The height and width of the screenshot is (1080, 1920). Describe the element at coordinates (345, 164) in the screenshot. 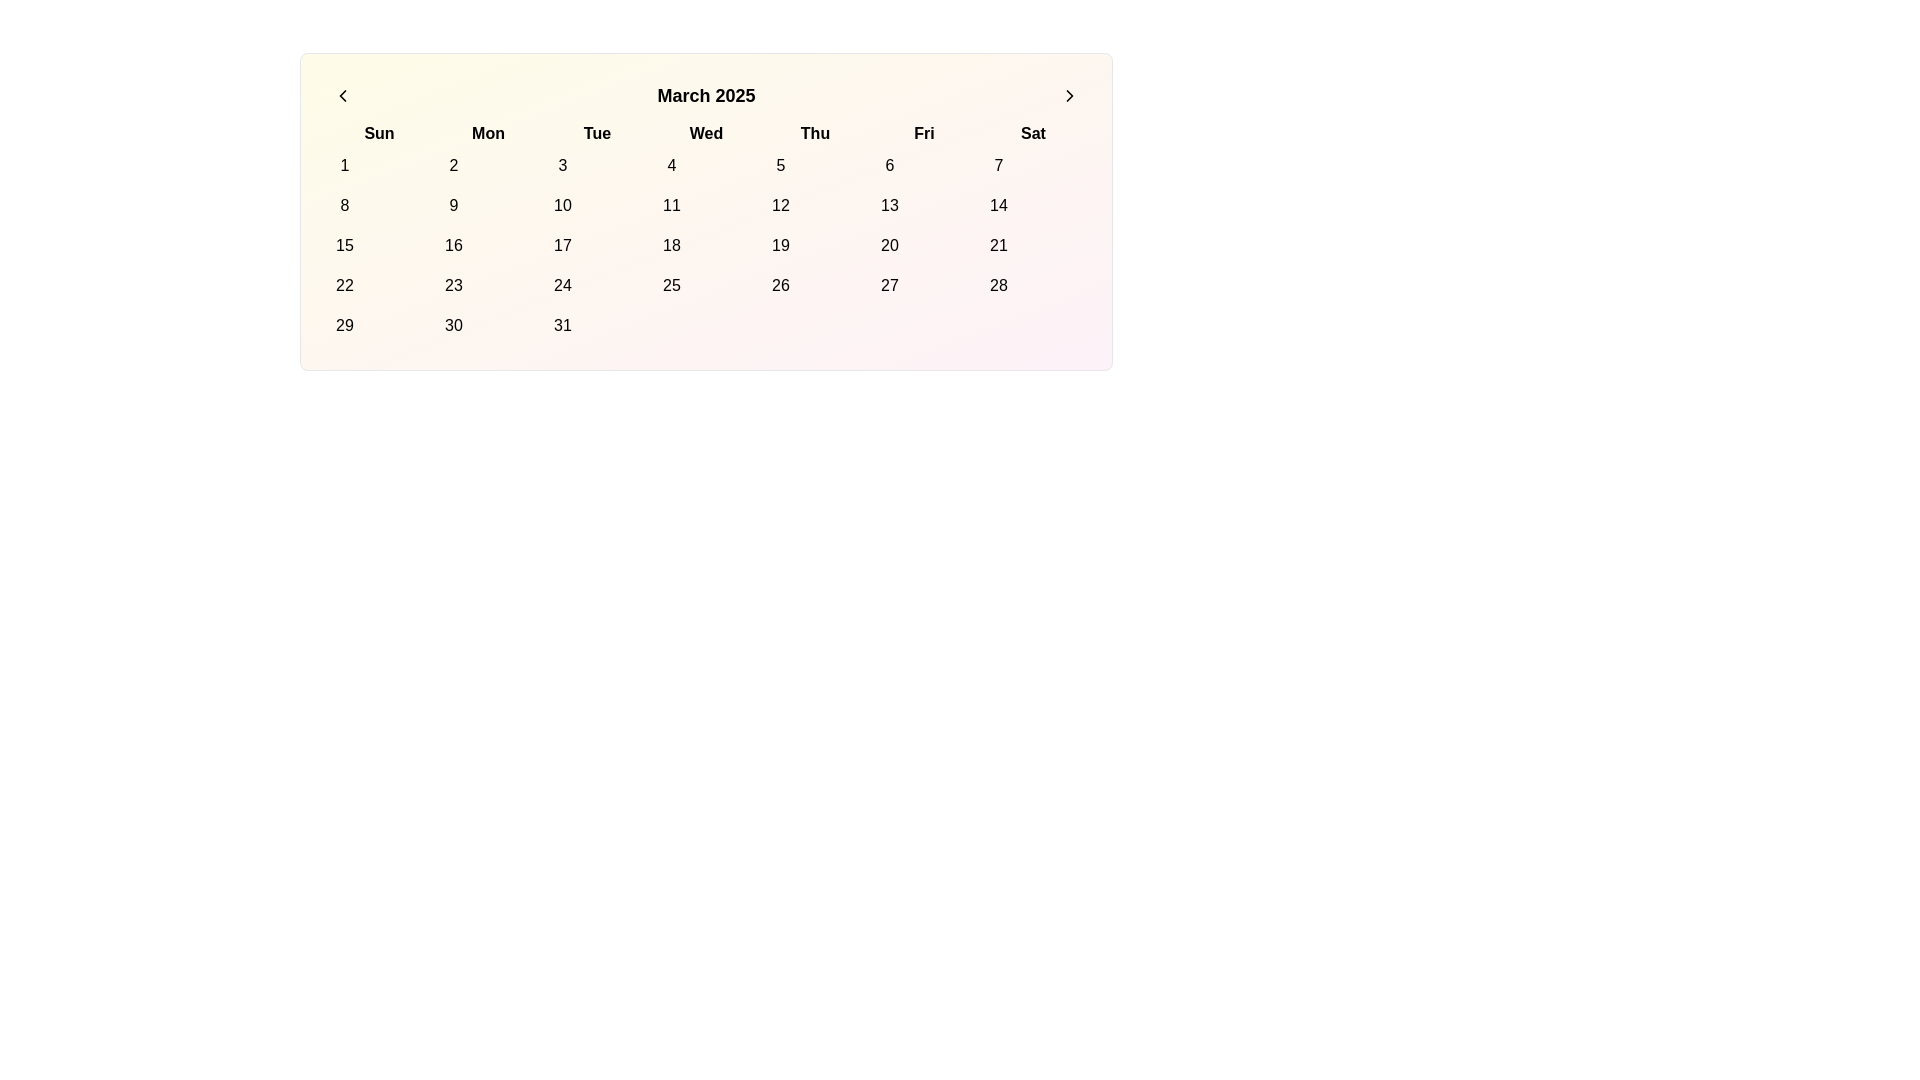

I see `the button displaying the number '1' in the upper-left corner of the calendar grid under the header 'Sun'` at that location.